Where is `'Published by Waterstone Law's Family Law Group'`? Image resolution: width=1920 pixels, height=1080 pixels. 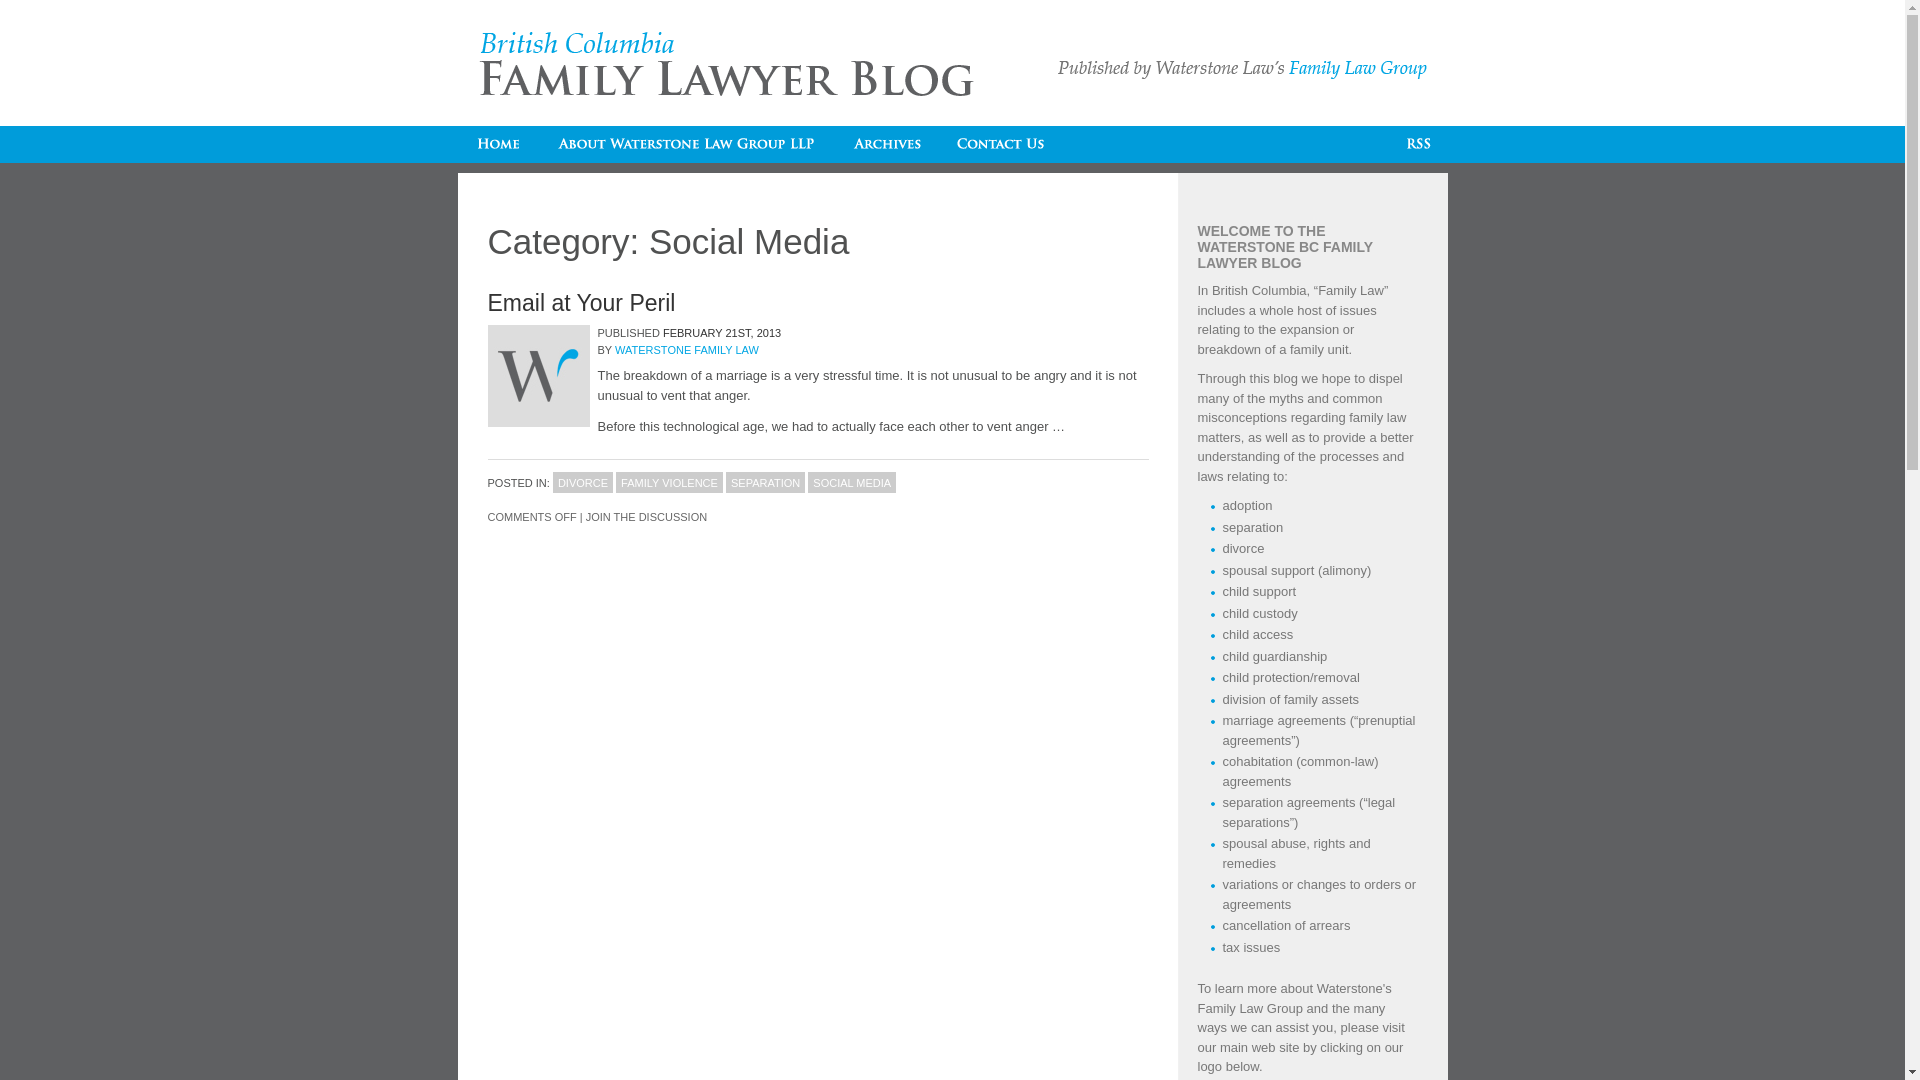
'Published by Waterstone Law's Family Law Group' is located at coordinates (1241, 68).